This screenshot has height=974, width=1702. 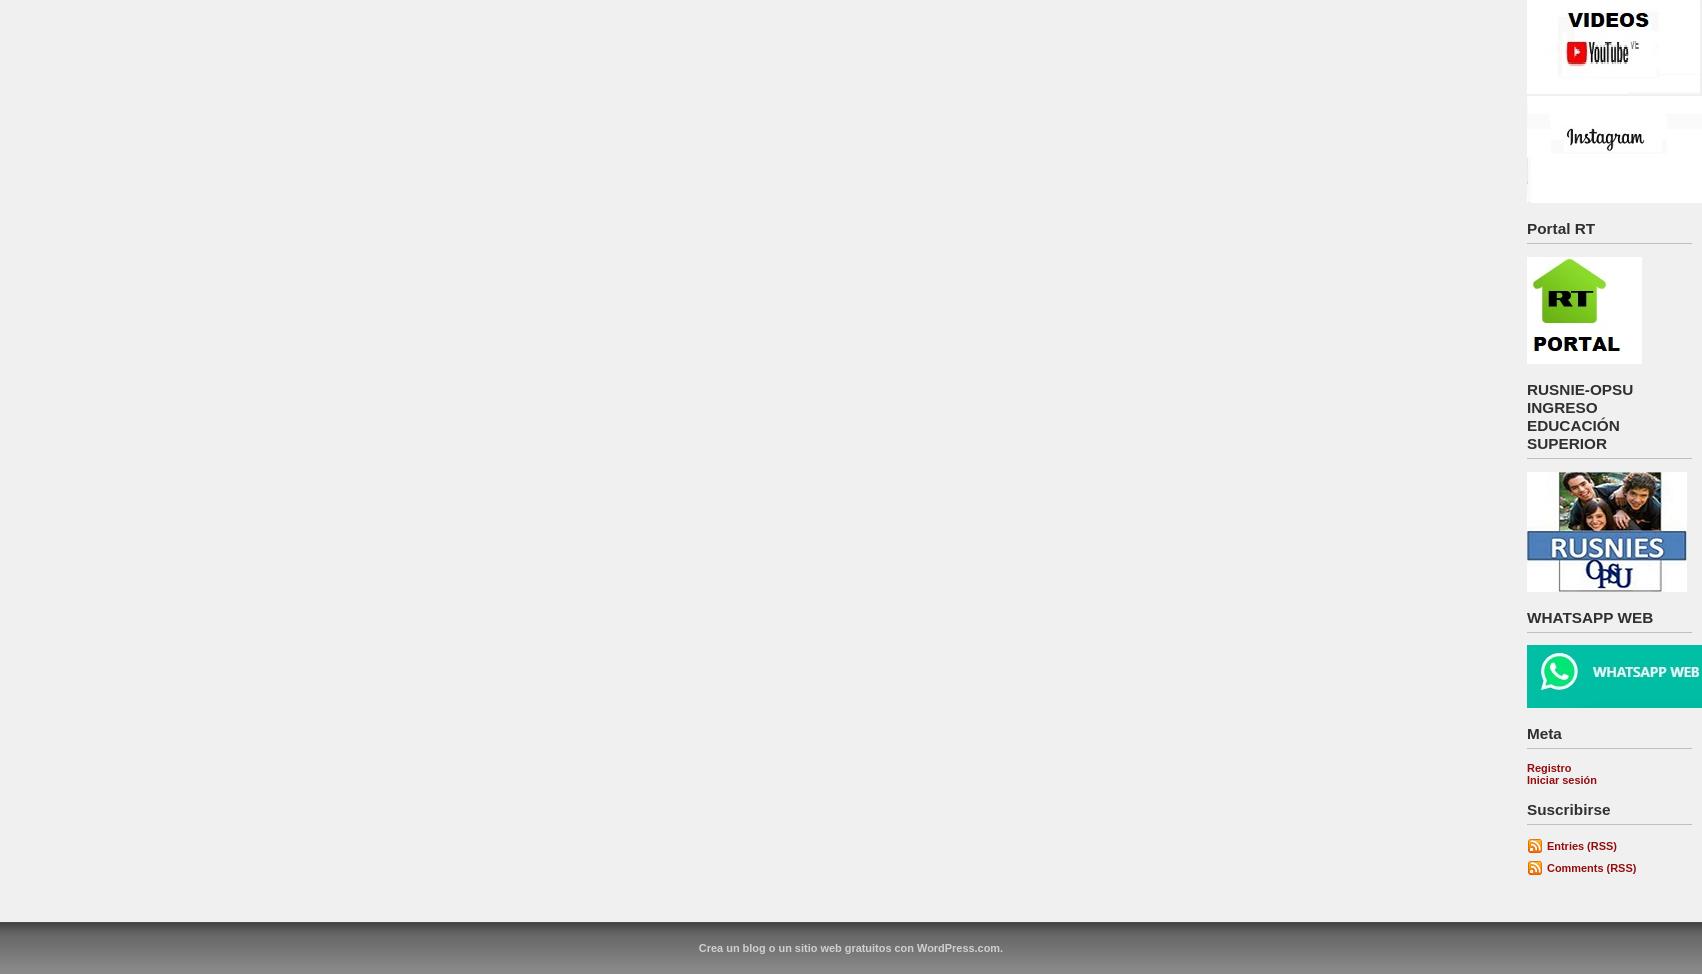 What do you see at coordinates (697, 946) in the screenshot?
I see `'Crea un blog o un sitio web gratuitos con WordPress.com.'` at bounding box center [697, 946].